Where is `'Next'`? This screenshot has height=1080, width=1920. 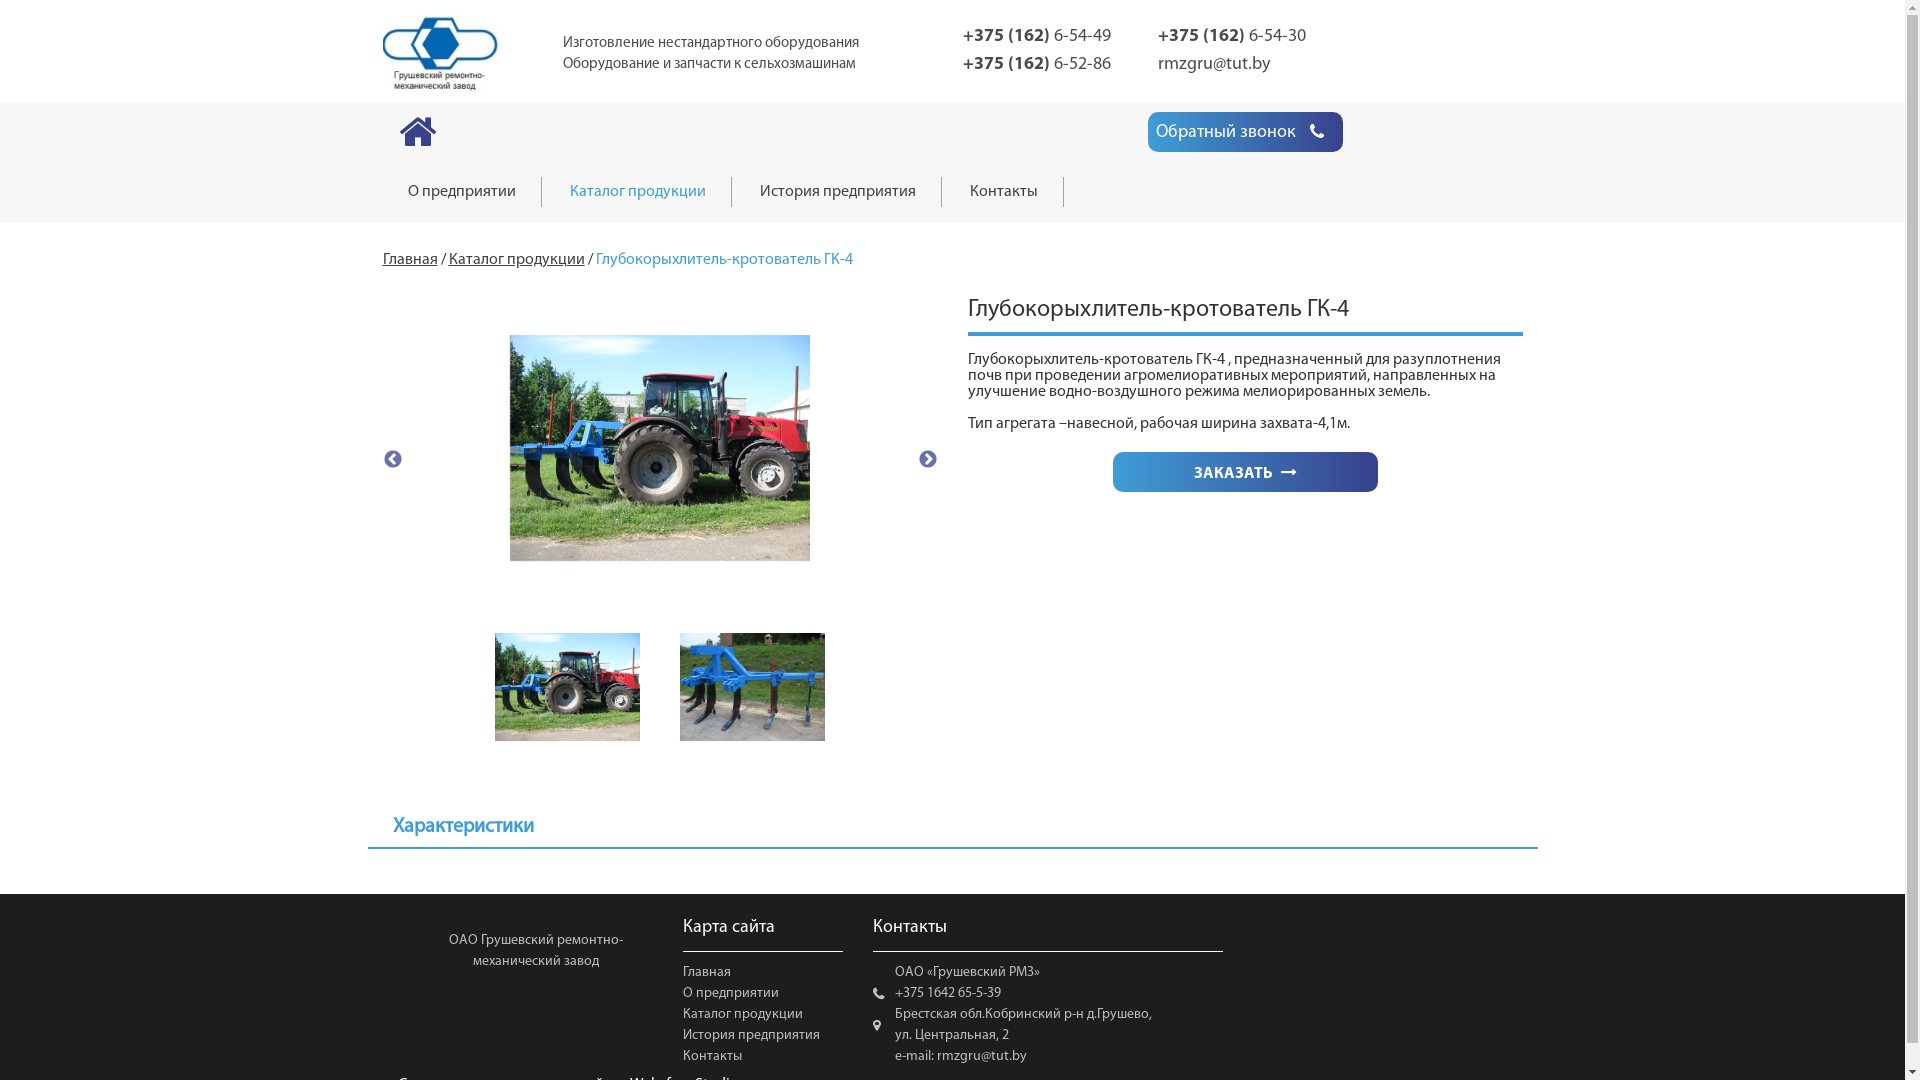
'Next' is located at coordinates (926, 459).